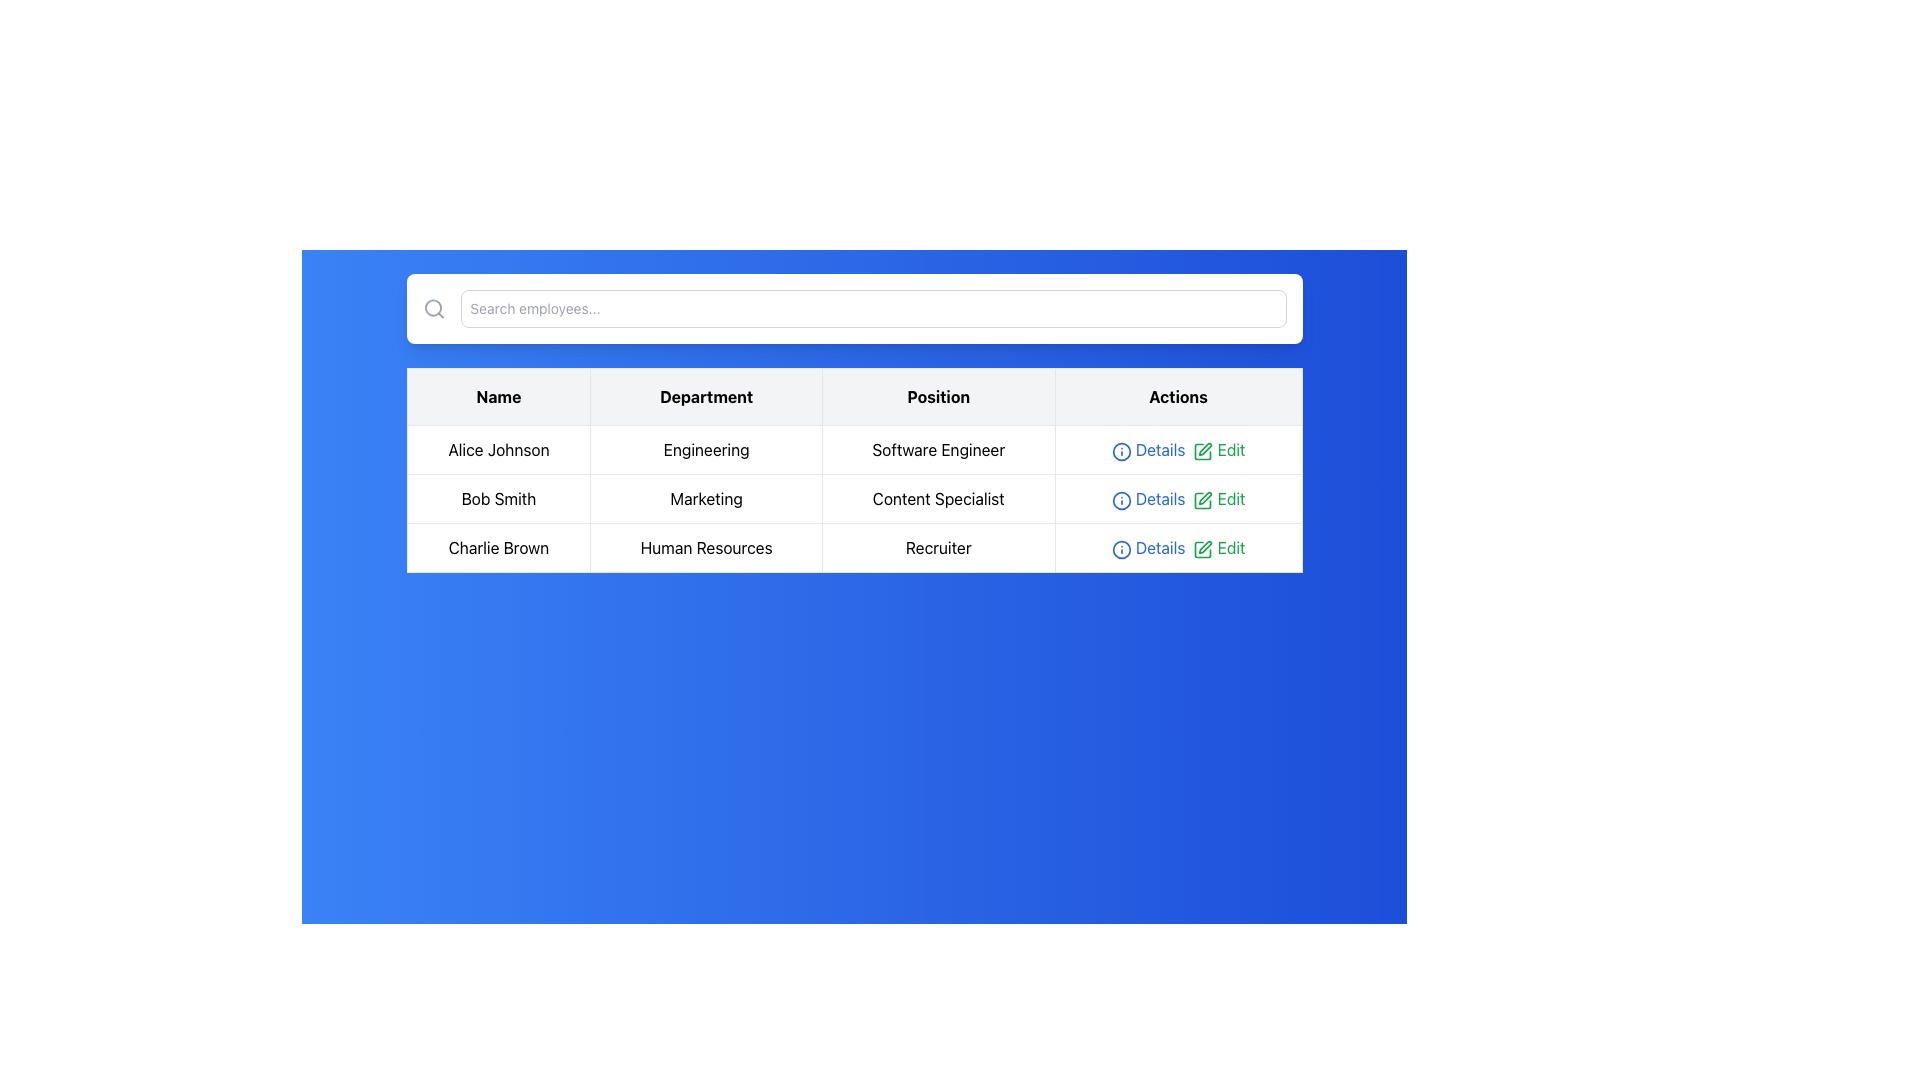 The height and width of the screenshot is (1080, 1920). I want to click on the edit button in the Actions column of the first row, so click(1218, 450).